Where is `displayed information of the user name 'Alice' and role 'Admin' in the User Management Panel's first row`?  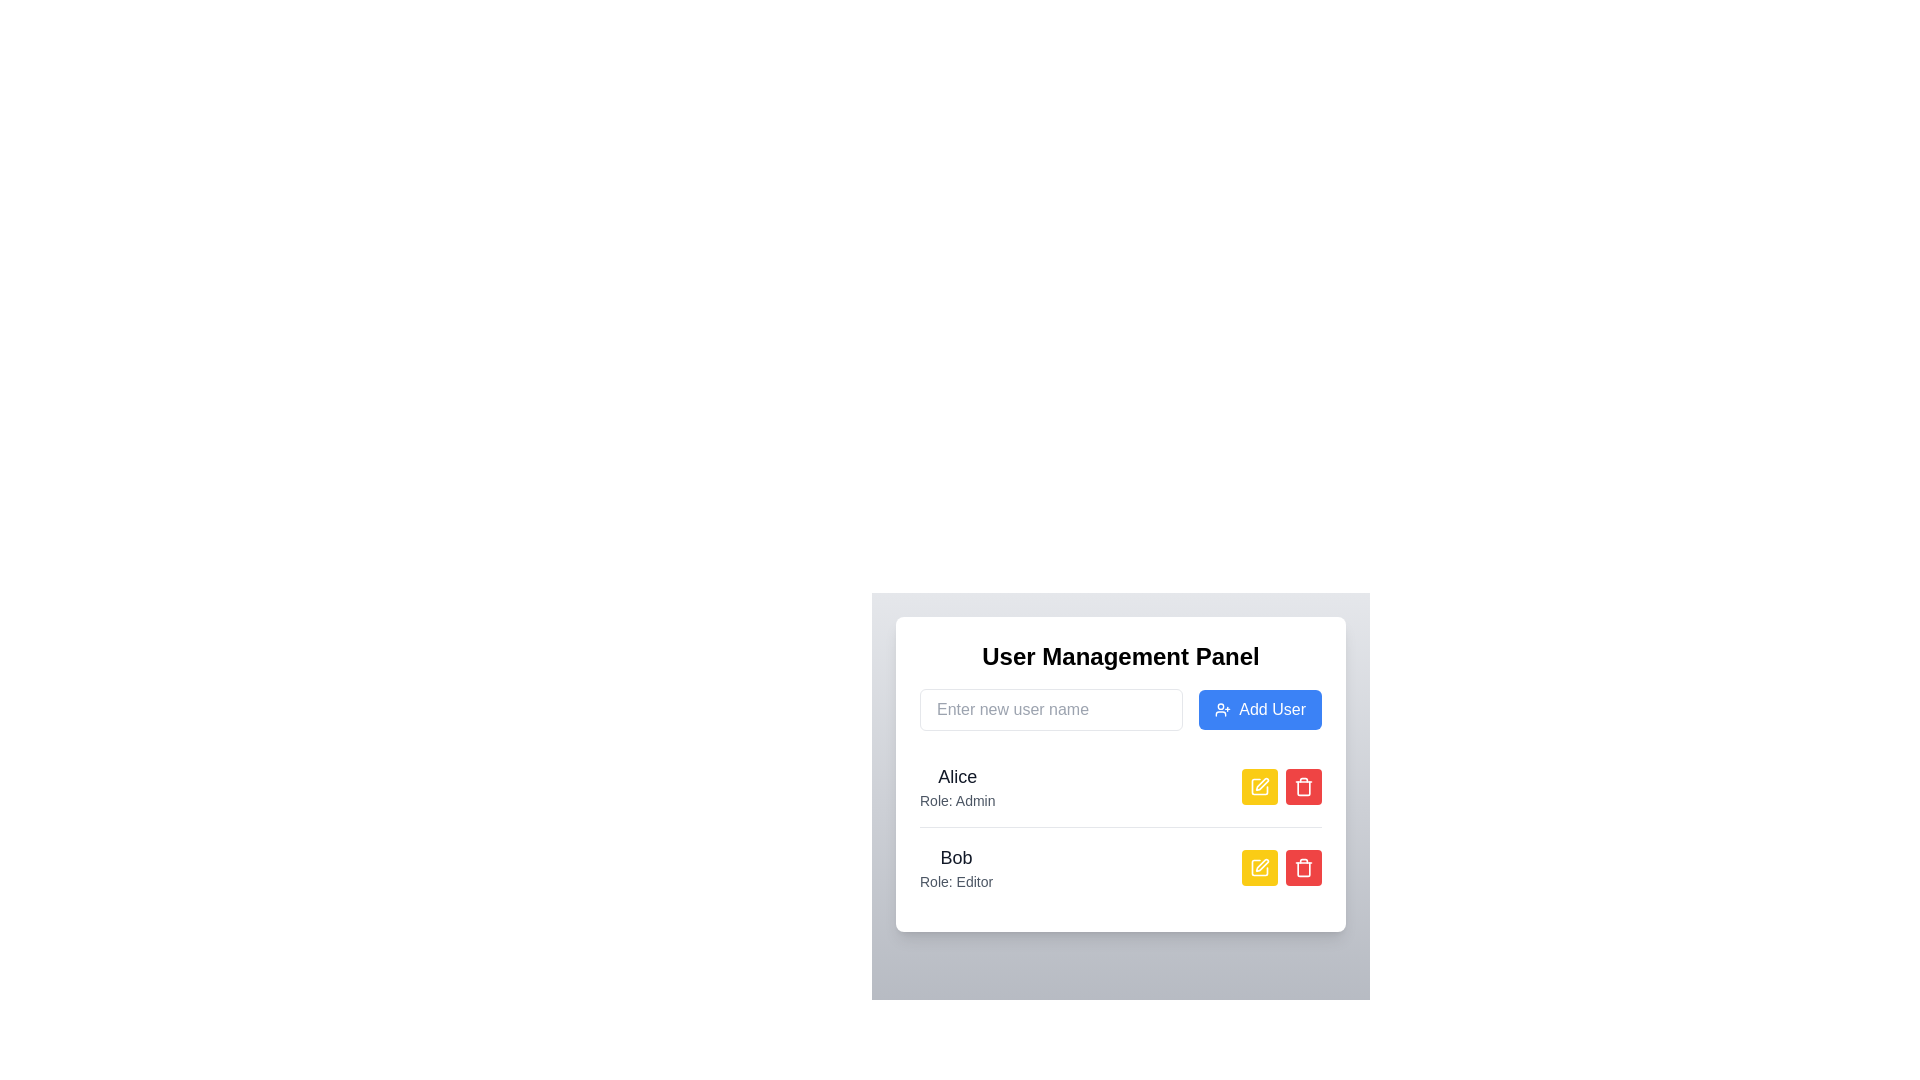
displayed information of the user name 'Alice' and role 'Admin' in the User Management Panel's first row is located at coordinates (956, 785).